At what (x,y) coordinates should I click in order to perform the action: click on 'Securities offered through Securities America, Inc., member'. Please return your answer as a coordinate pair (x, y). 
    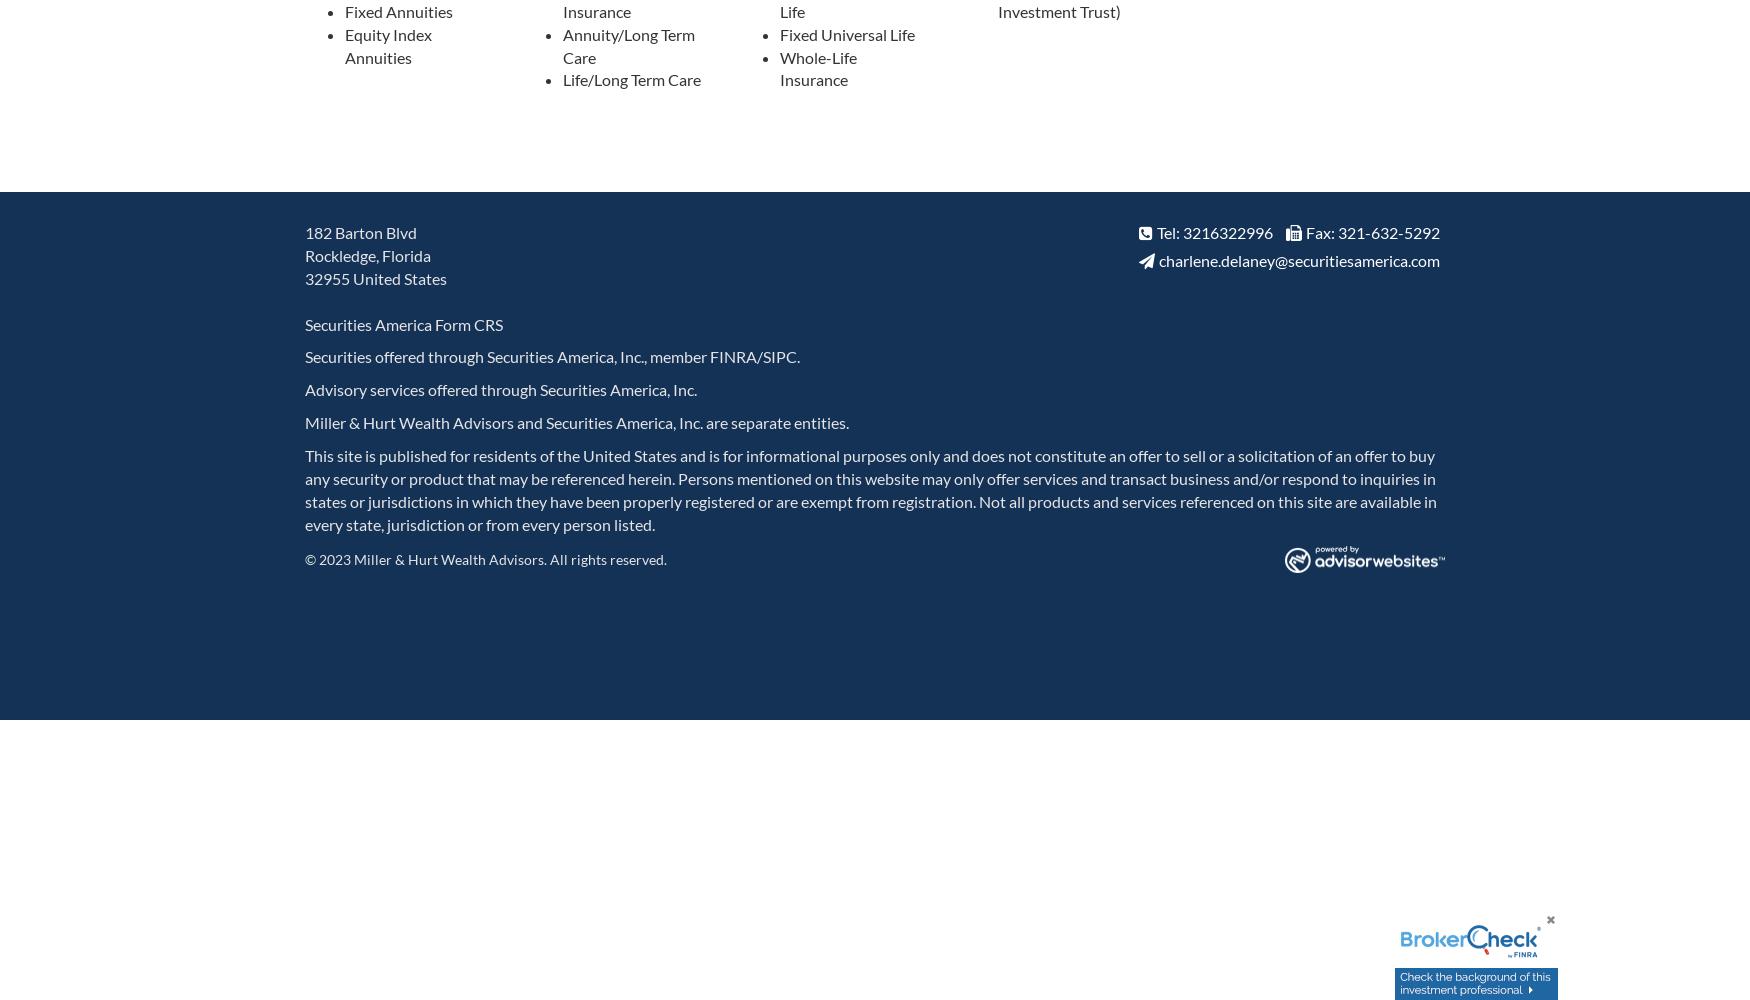
    Looking at the image, I should click on (304, 355).